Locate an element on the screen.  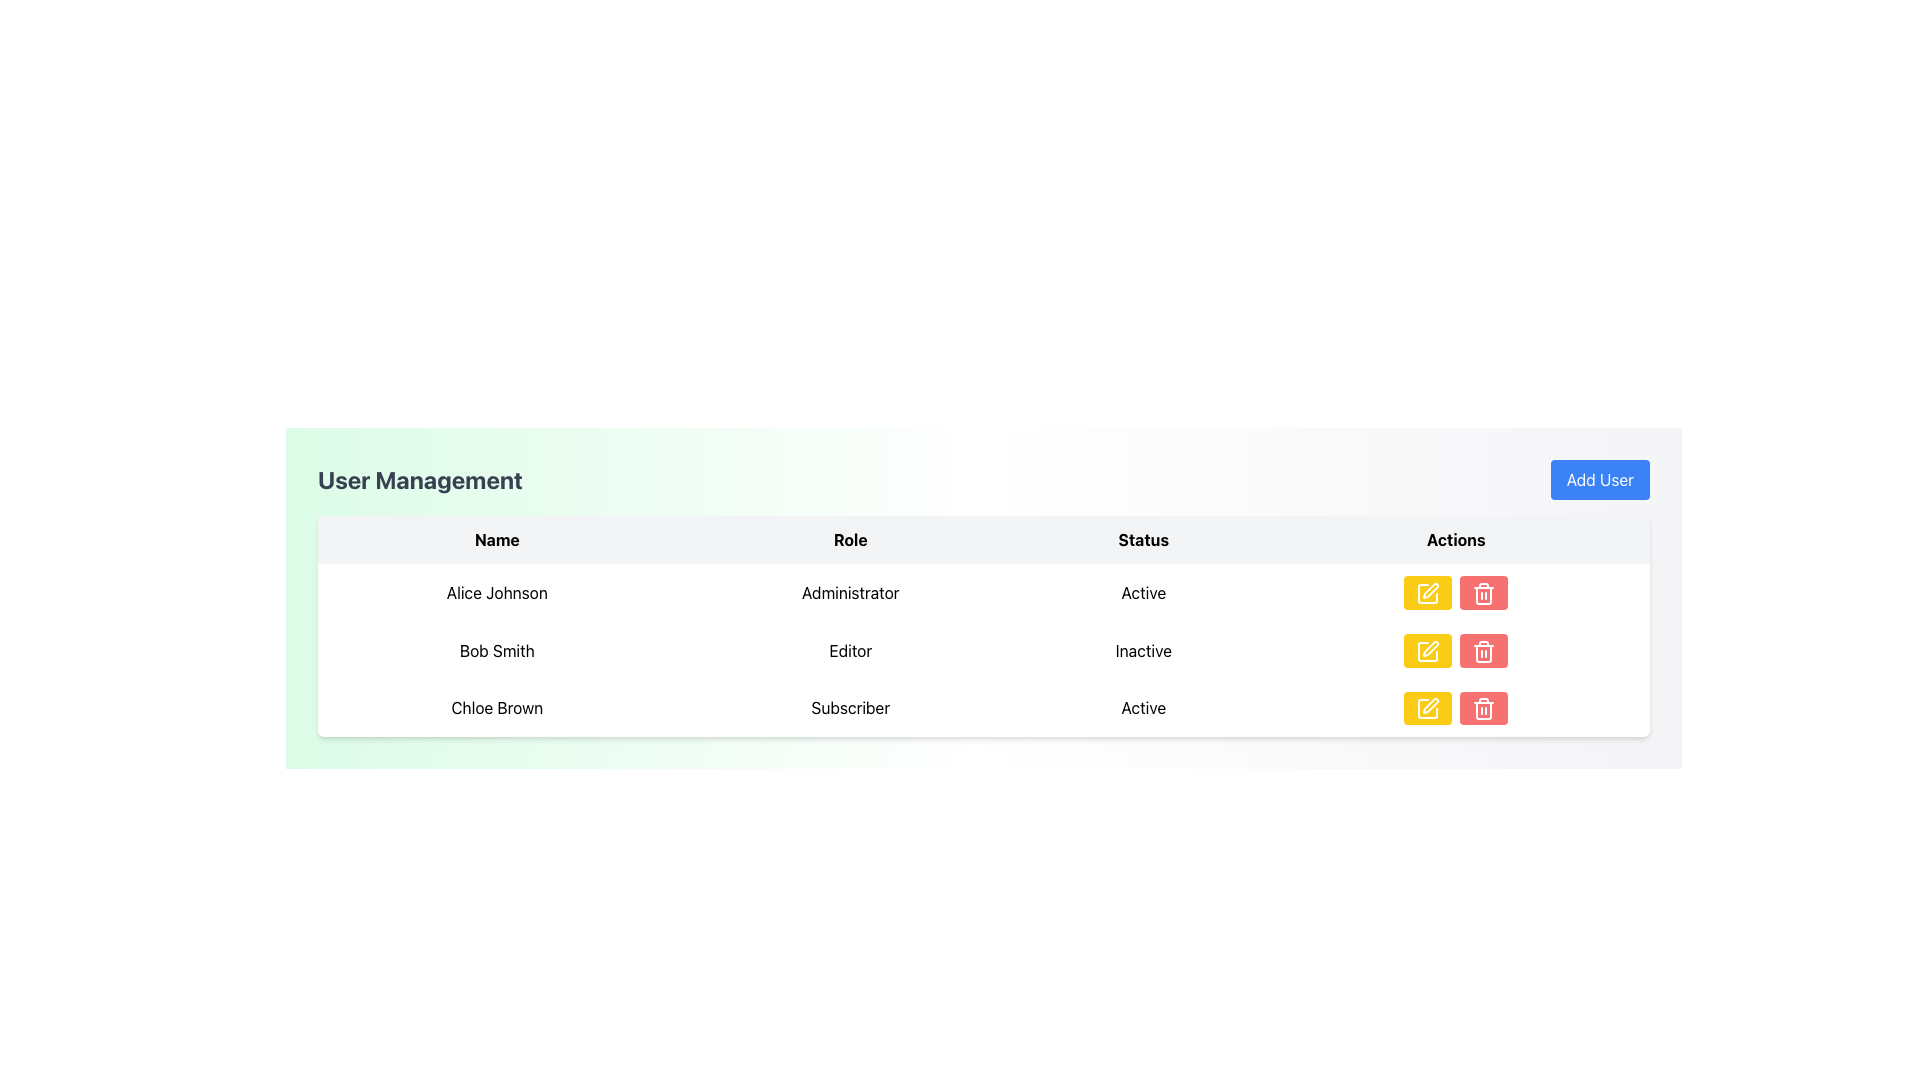
the trash can icon in the 'Actions' column of the user data table is located at coordinates (1484, 708).